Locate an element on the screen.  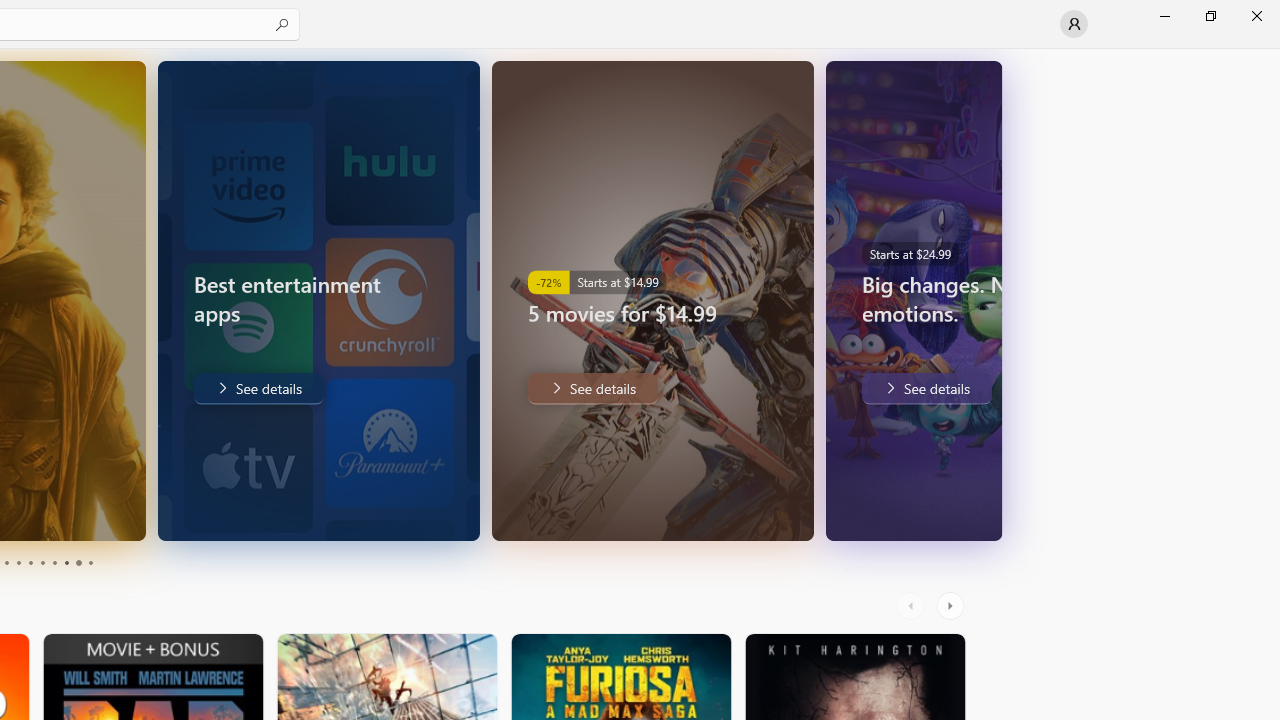
'Page 9' is located at coordinates (78, 563).